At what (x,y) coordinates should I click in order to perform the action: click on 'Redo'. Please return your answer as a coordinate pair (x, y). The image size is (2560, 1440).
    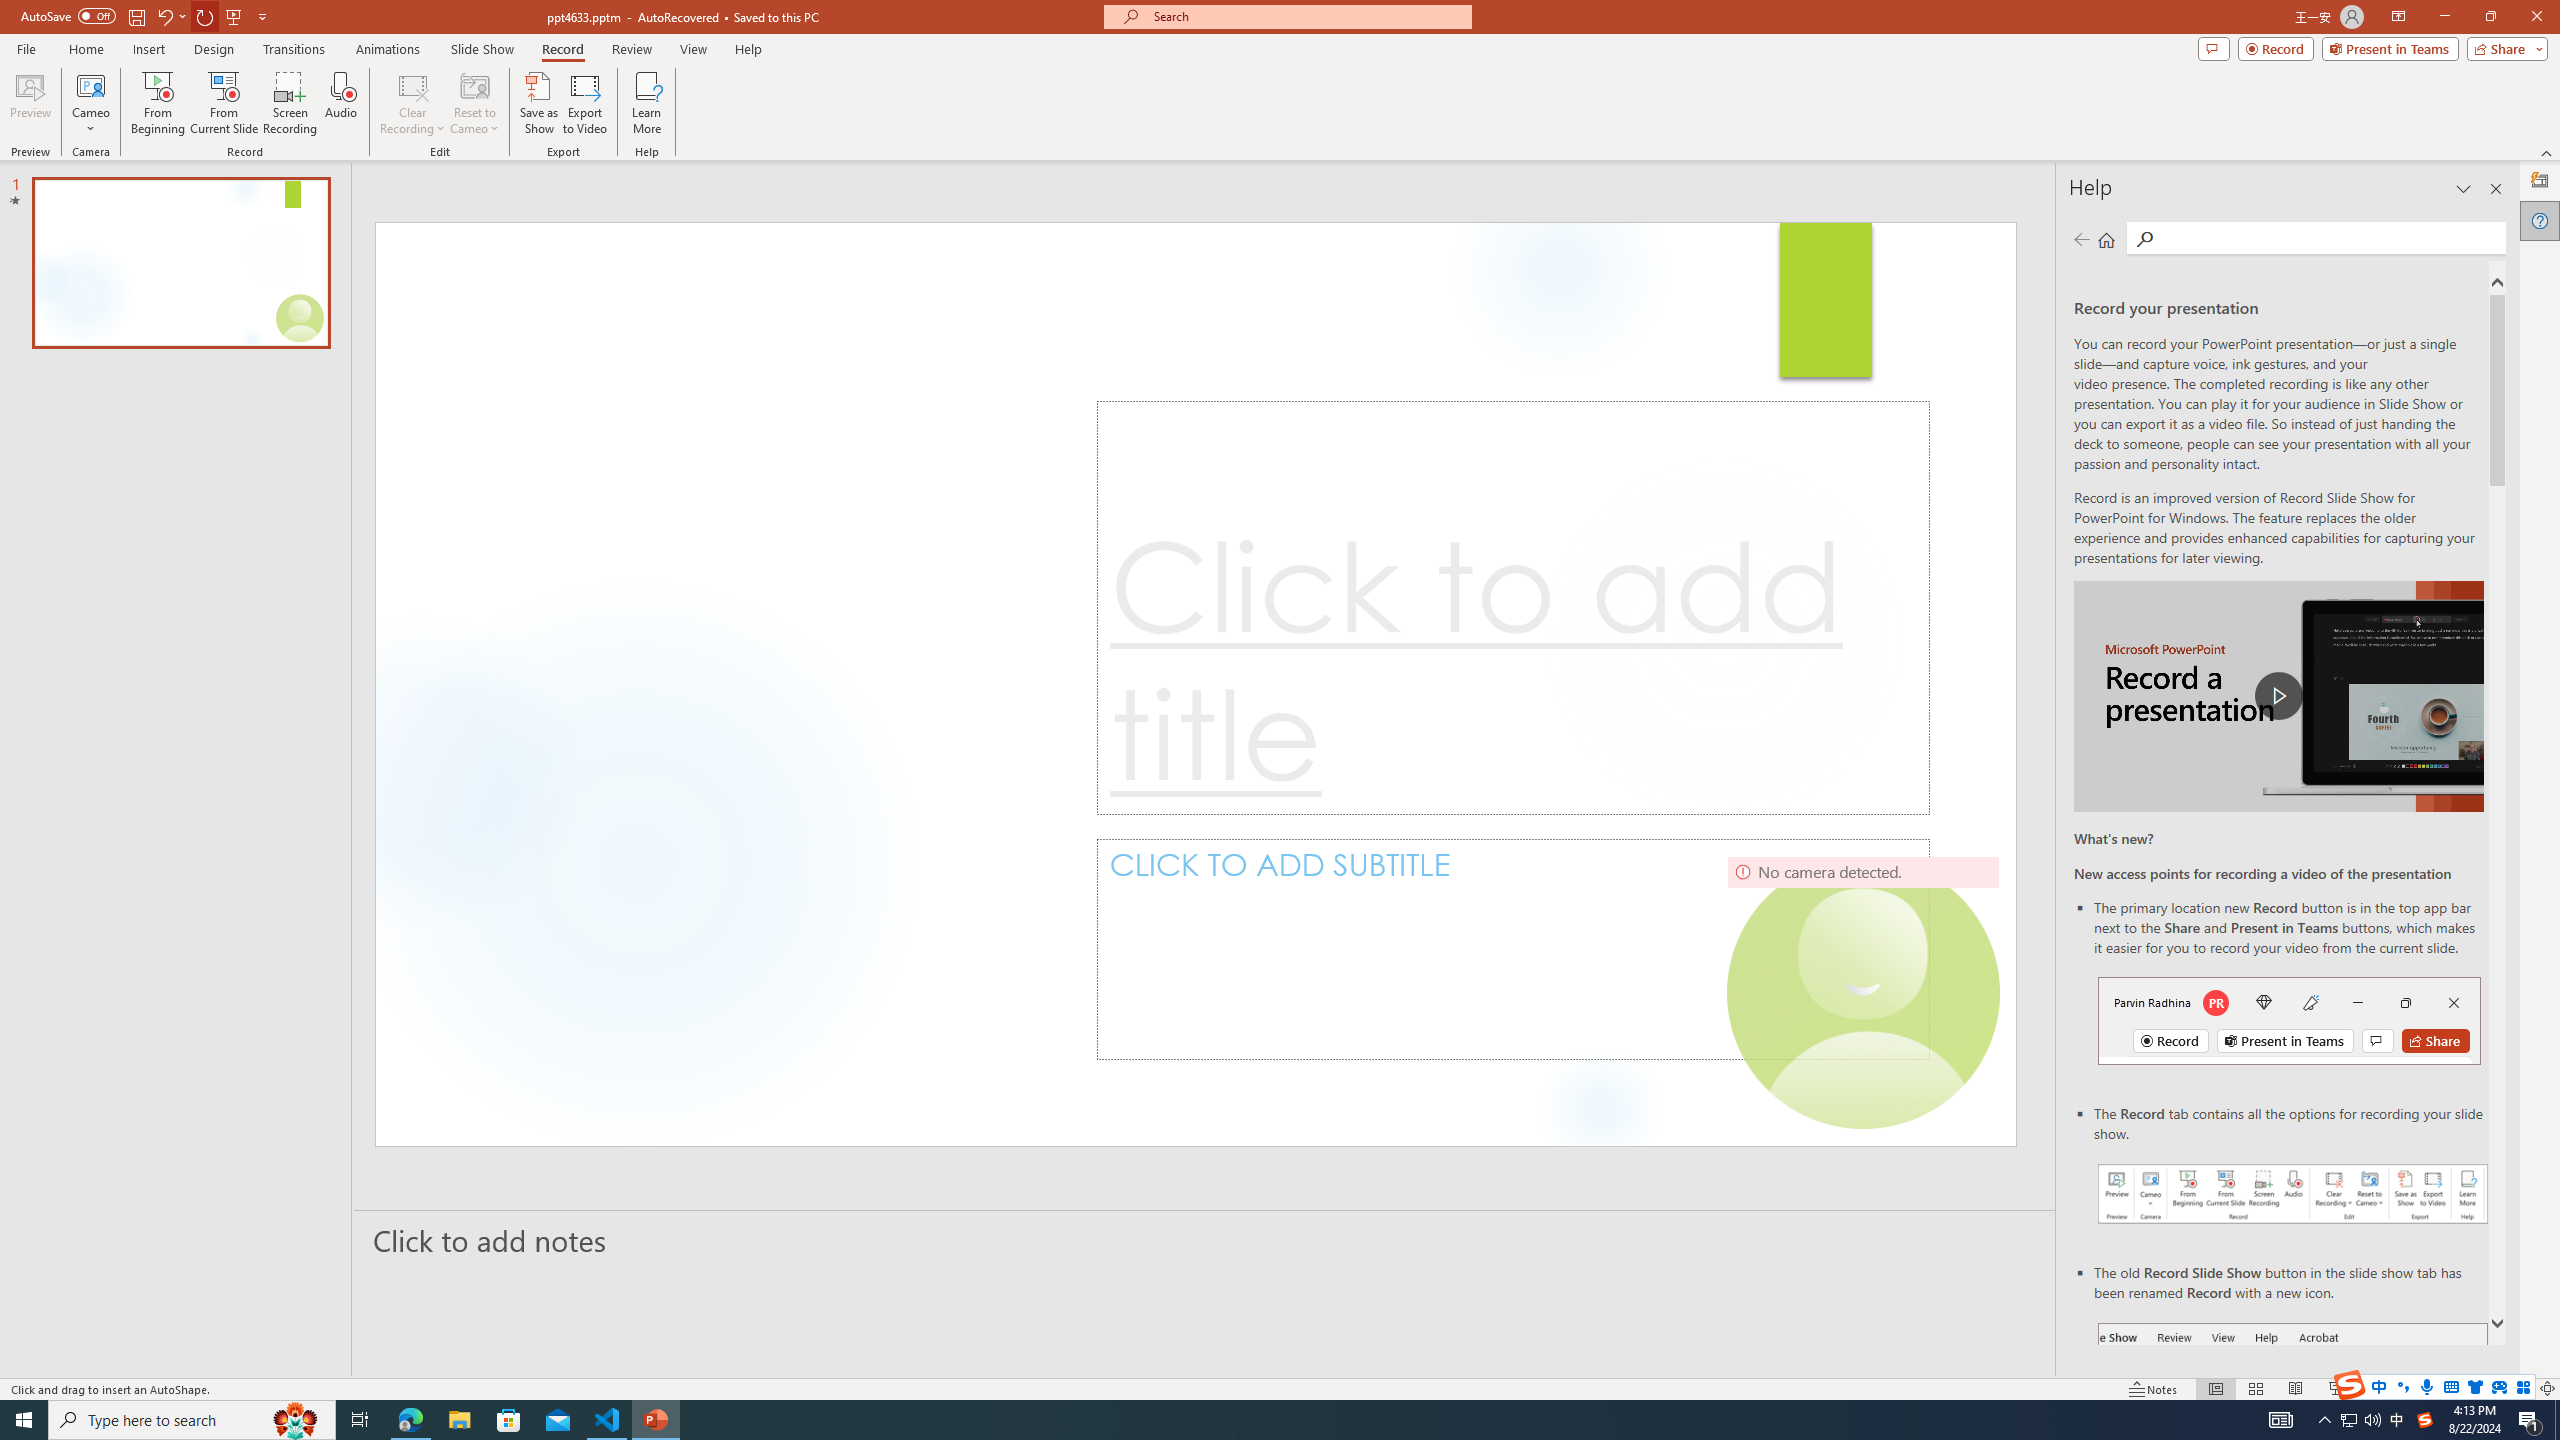
    Looking at the image, I should click on (205, 15).